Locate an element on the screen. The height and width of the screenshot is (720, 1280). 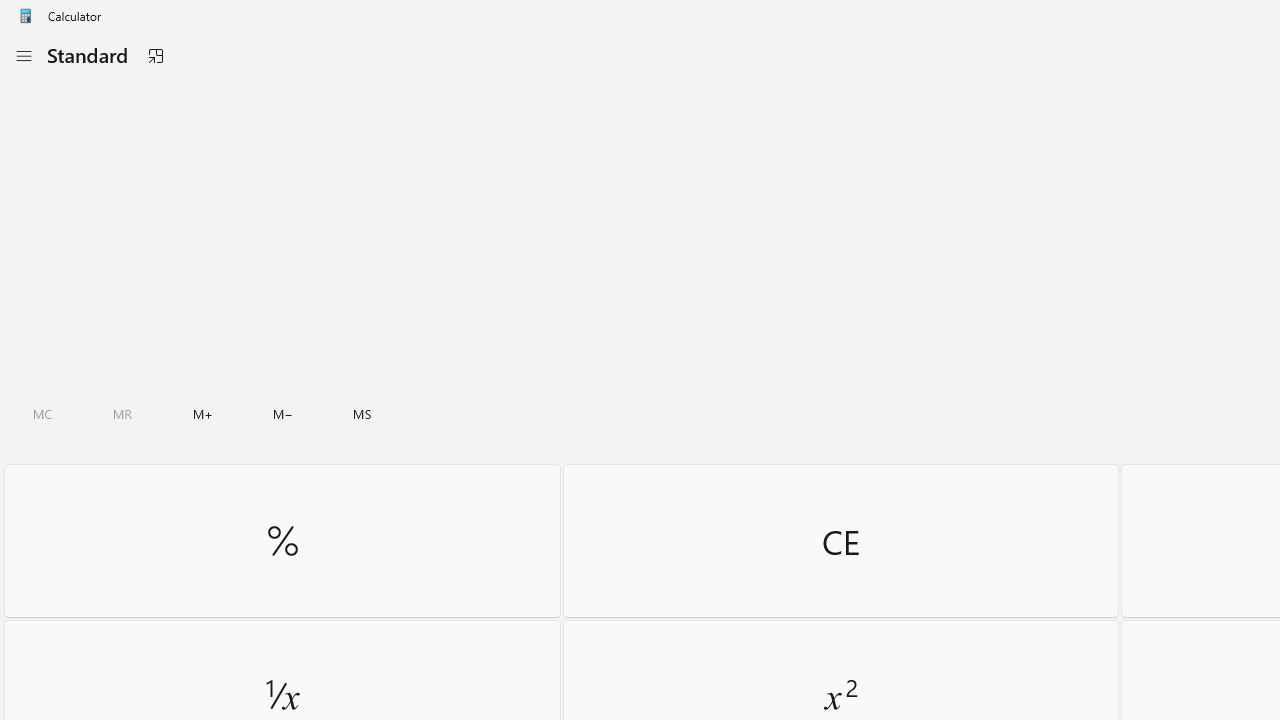
'Memory store' is located at coordinates (362, 413).